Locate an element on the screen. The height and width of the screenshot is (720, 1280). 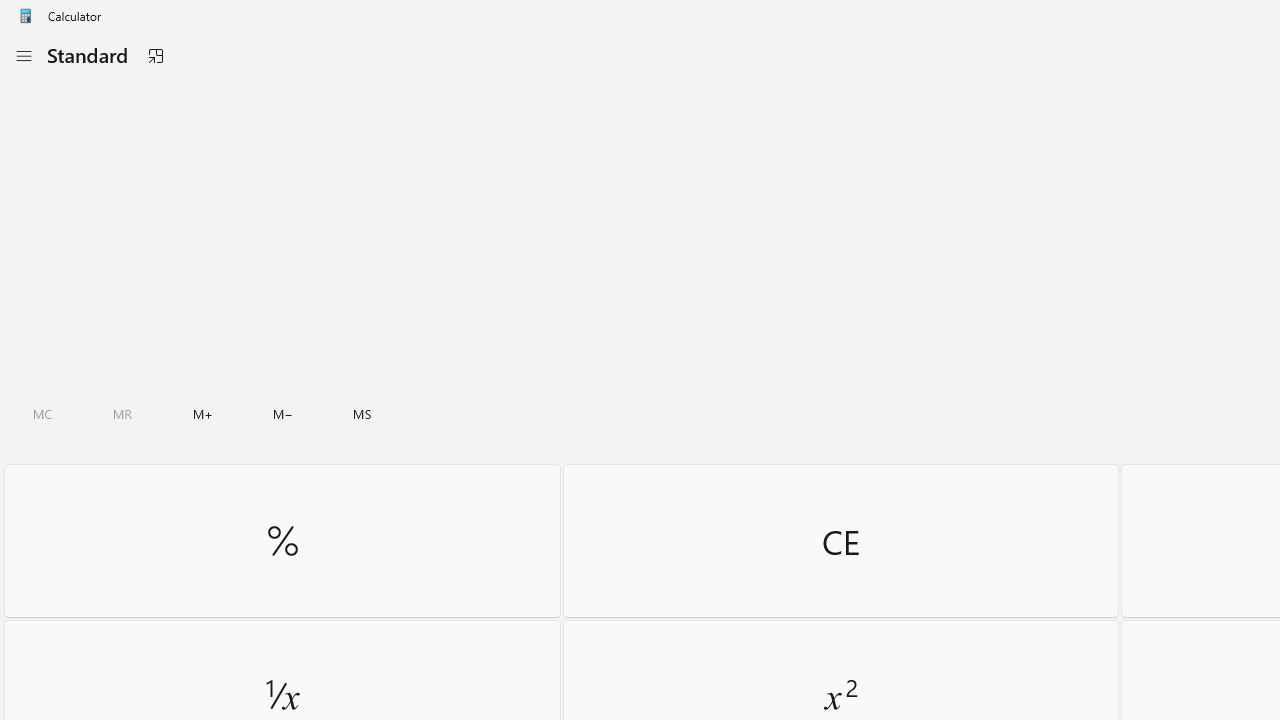
'Memory store' is located at coordinates (362, 413).